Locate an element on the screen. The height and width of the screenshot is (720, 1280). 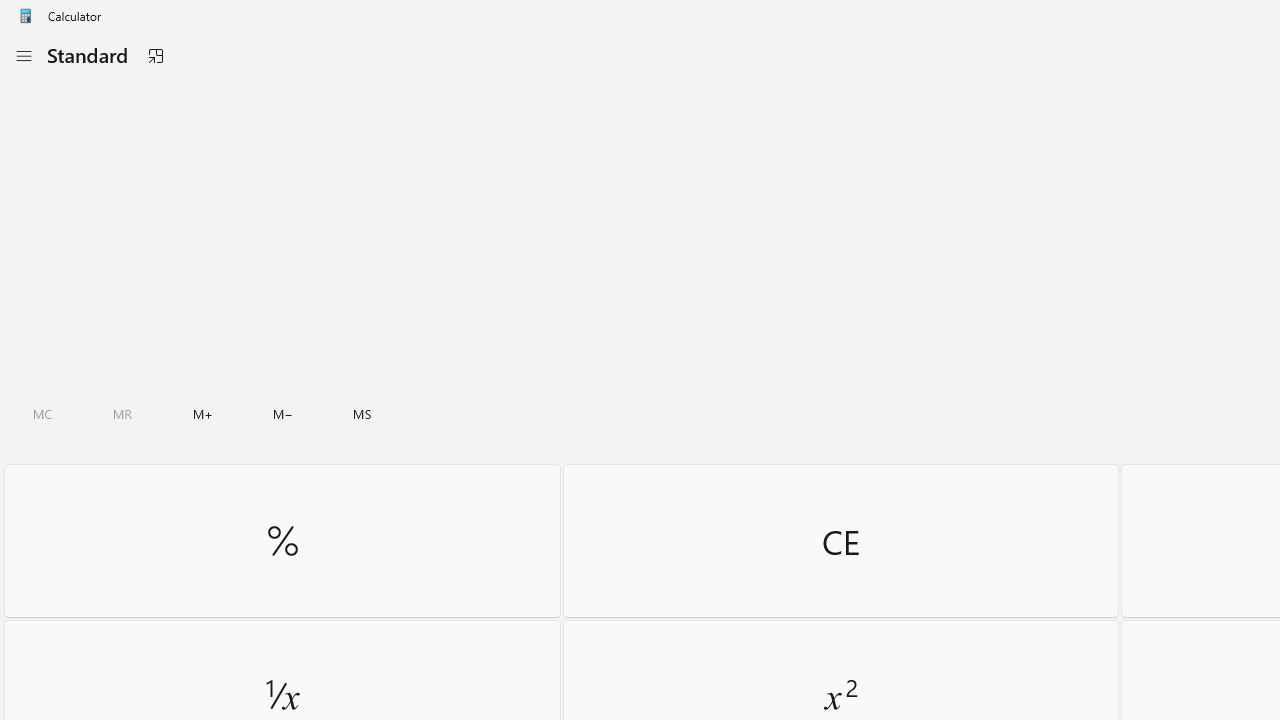
'Memory store' is located at coordinates (362, 413).